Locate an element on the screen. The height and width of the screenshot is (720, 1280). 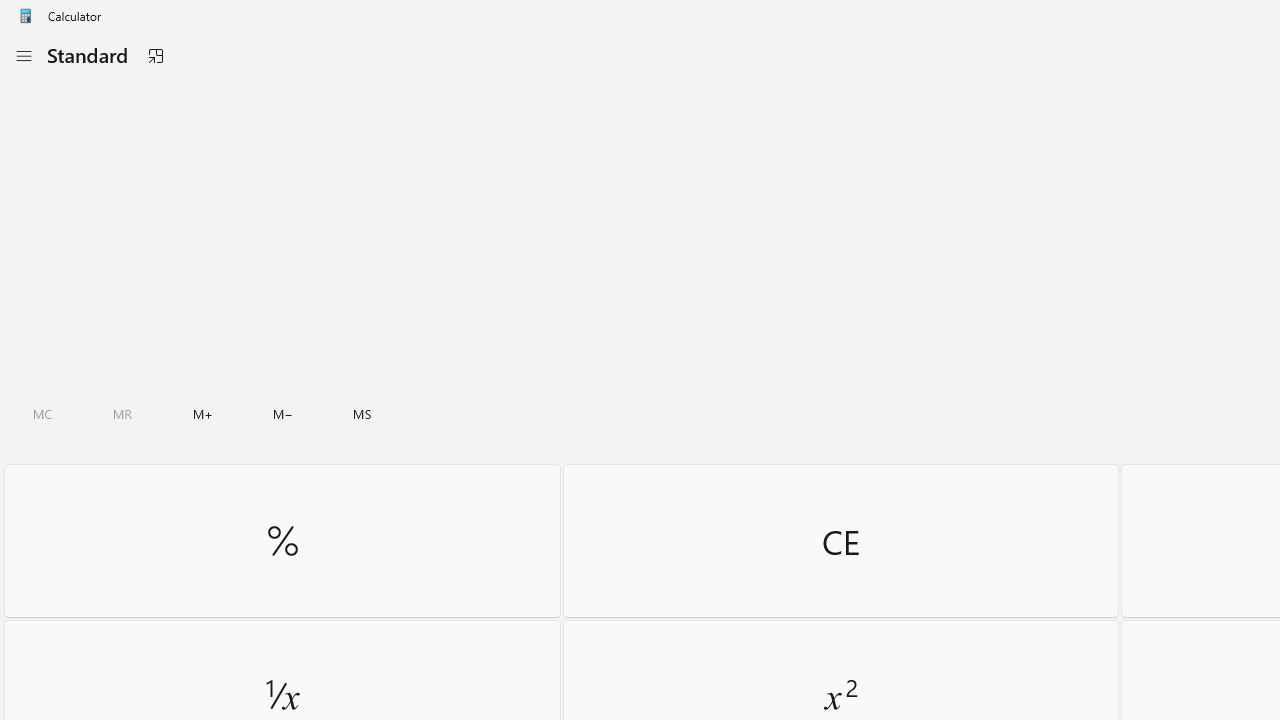
'Memory store' is located at coordinates (362, 413).